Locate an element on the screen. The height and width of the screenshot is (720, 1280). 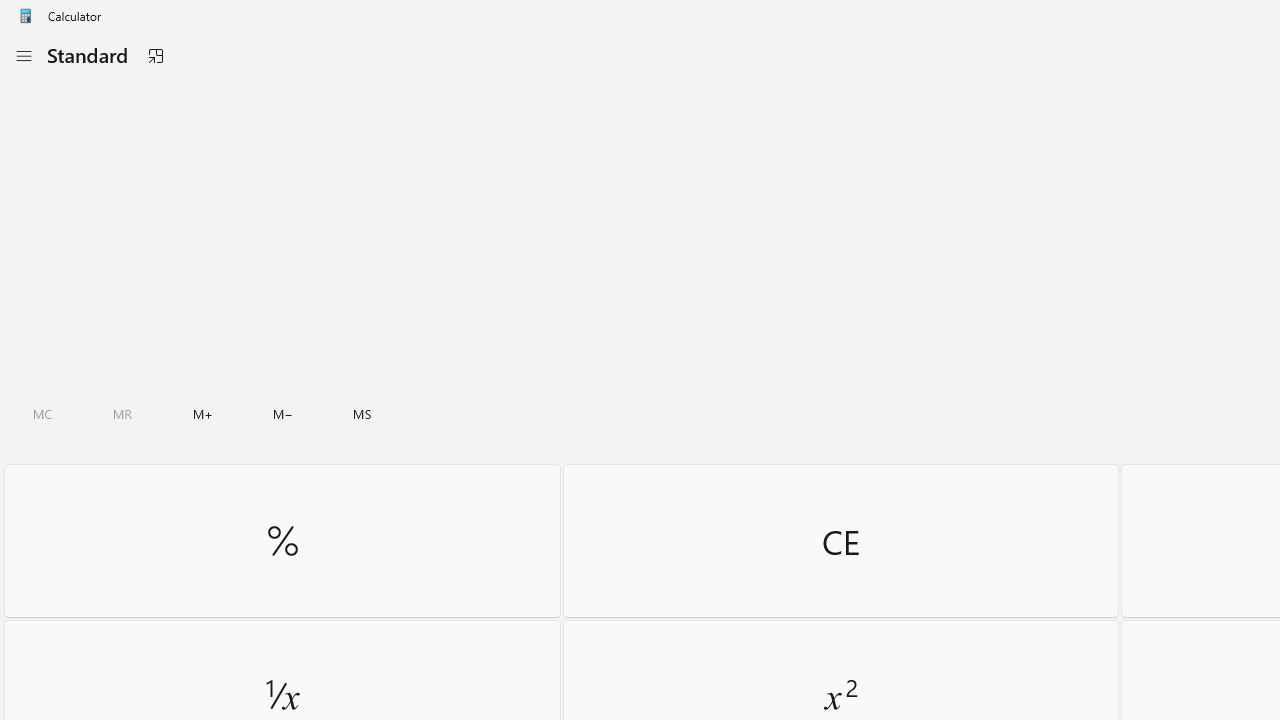
'Memory store' is located at coordinates (362, 413).